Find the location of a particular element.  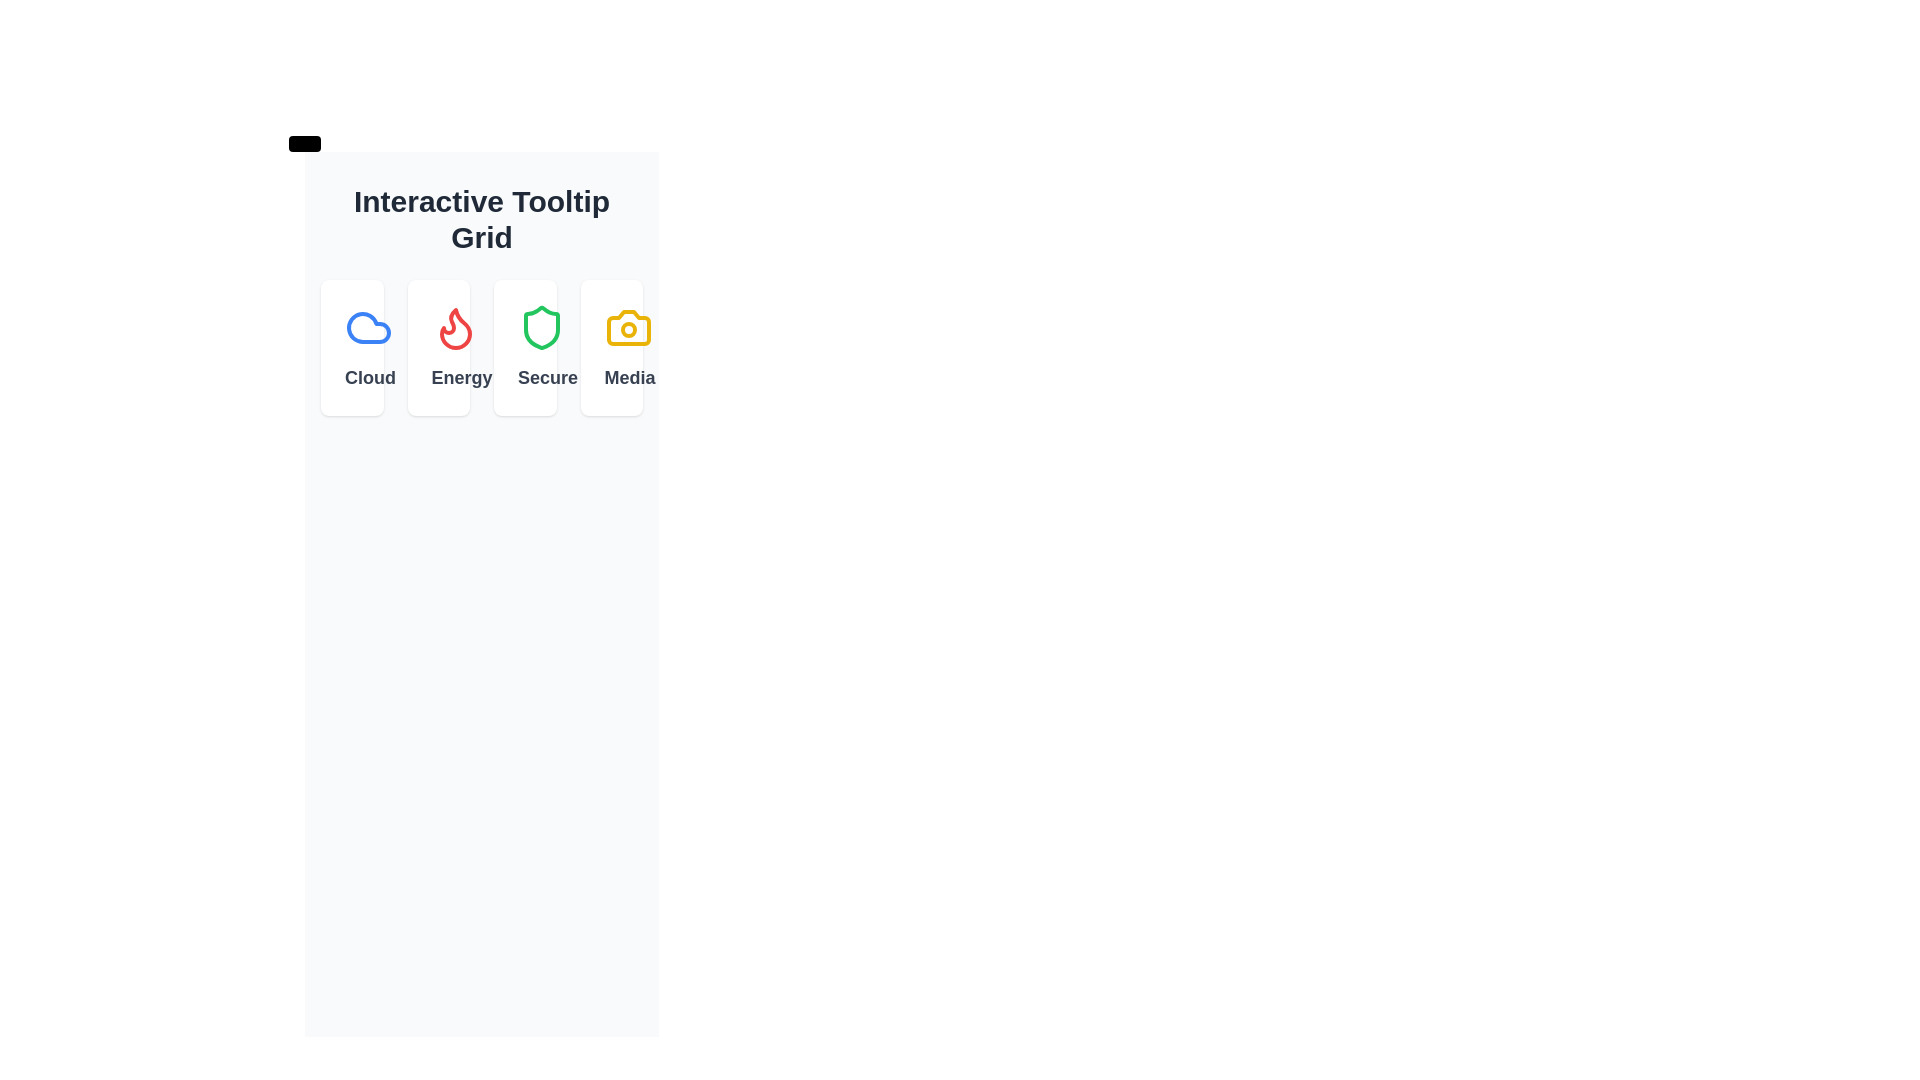

the background outline of the camera icon located in the 'Media' option, which is the fourth icon in the grid of four icons is located at coordinates (627, 326).